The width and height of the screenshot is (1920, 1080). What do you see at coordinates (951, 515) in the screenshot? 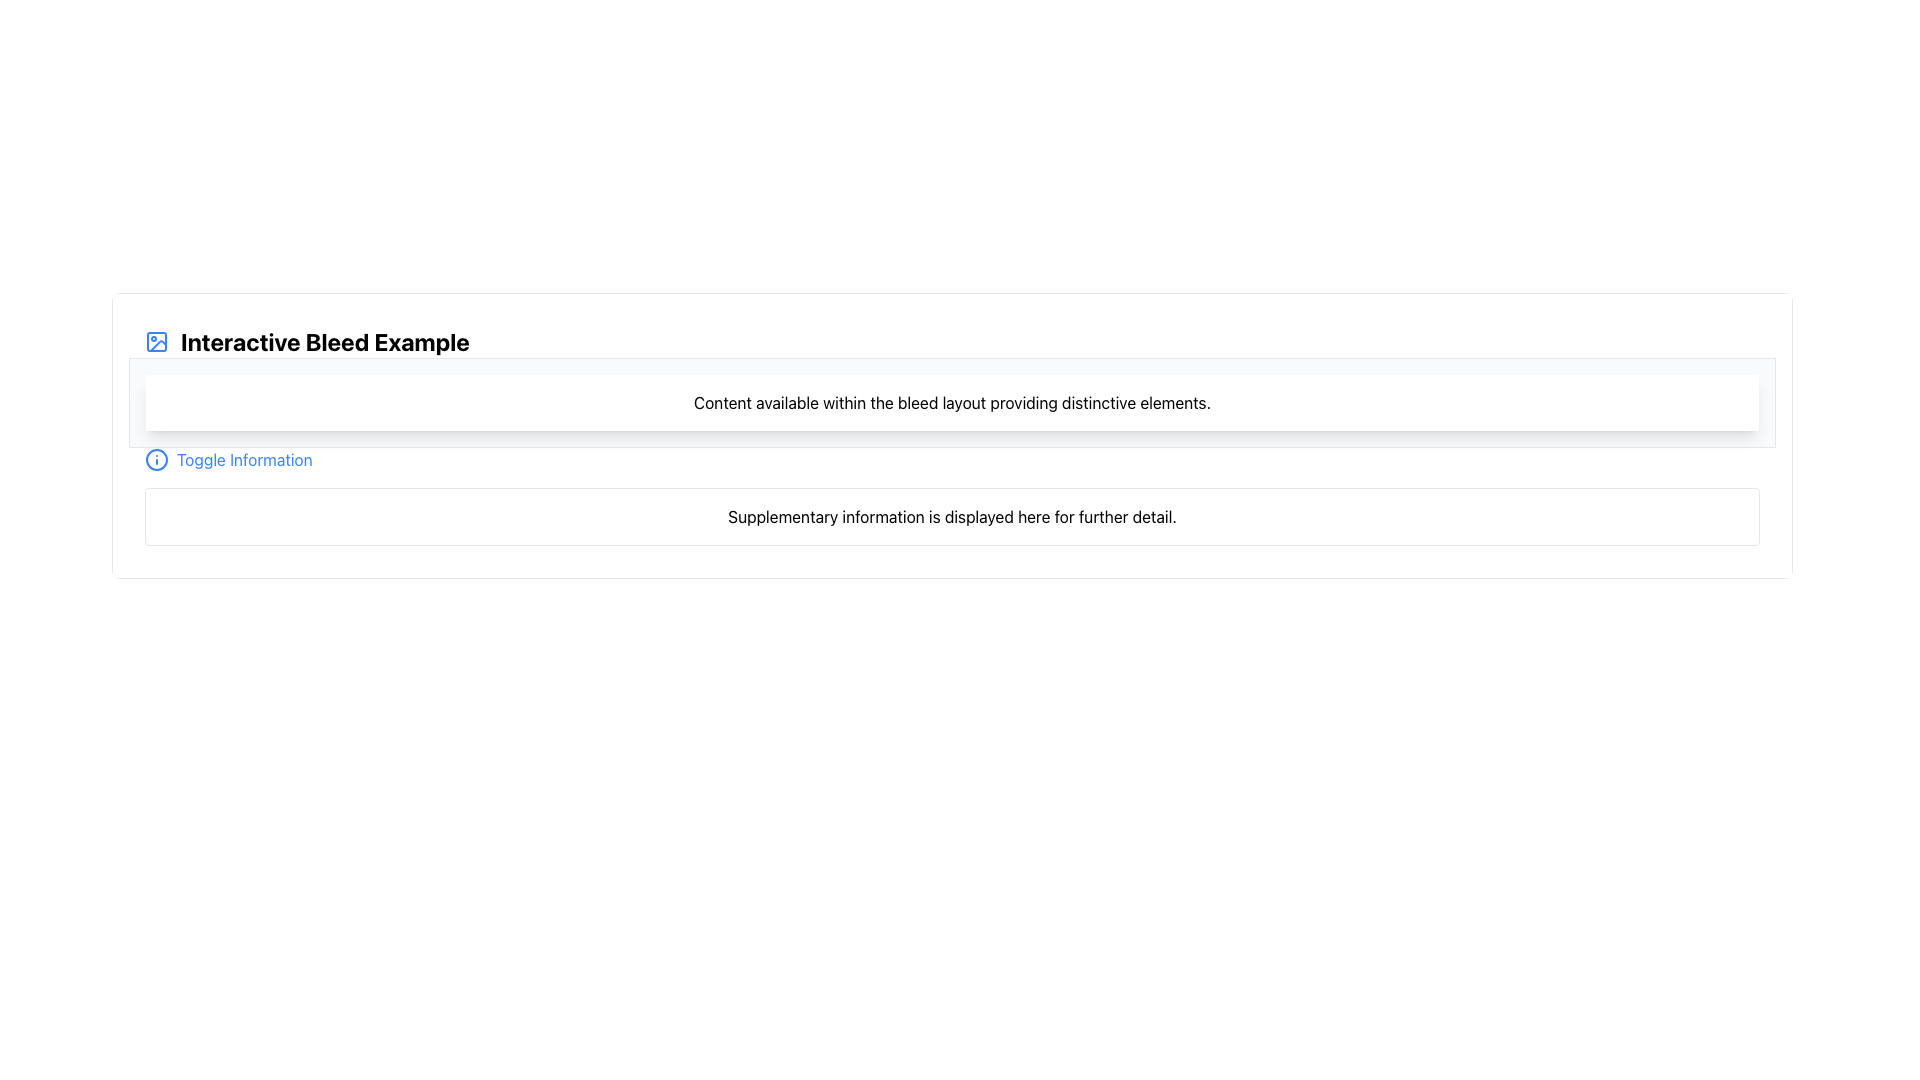
I see `text from the Text box that contains 'Supplementary information is displayed here for further detail.'` at bounding box center [951, 515].